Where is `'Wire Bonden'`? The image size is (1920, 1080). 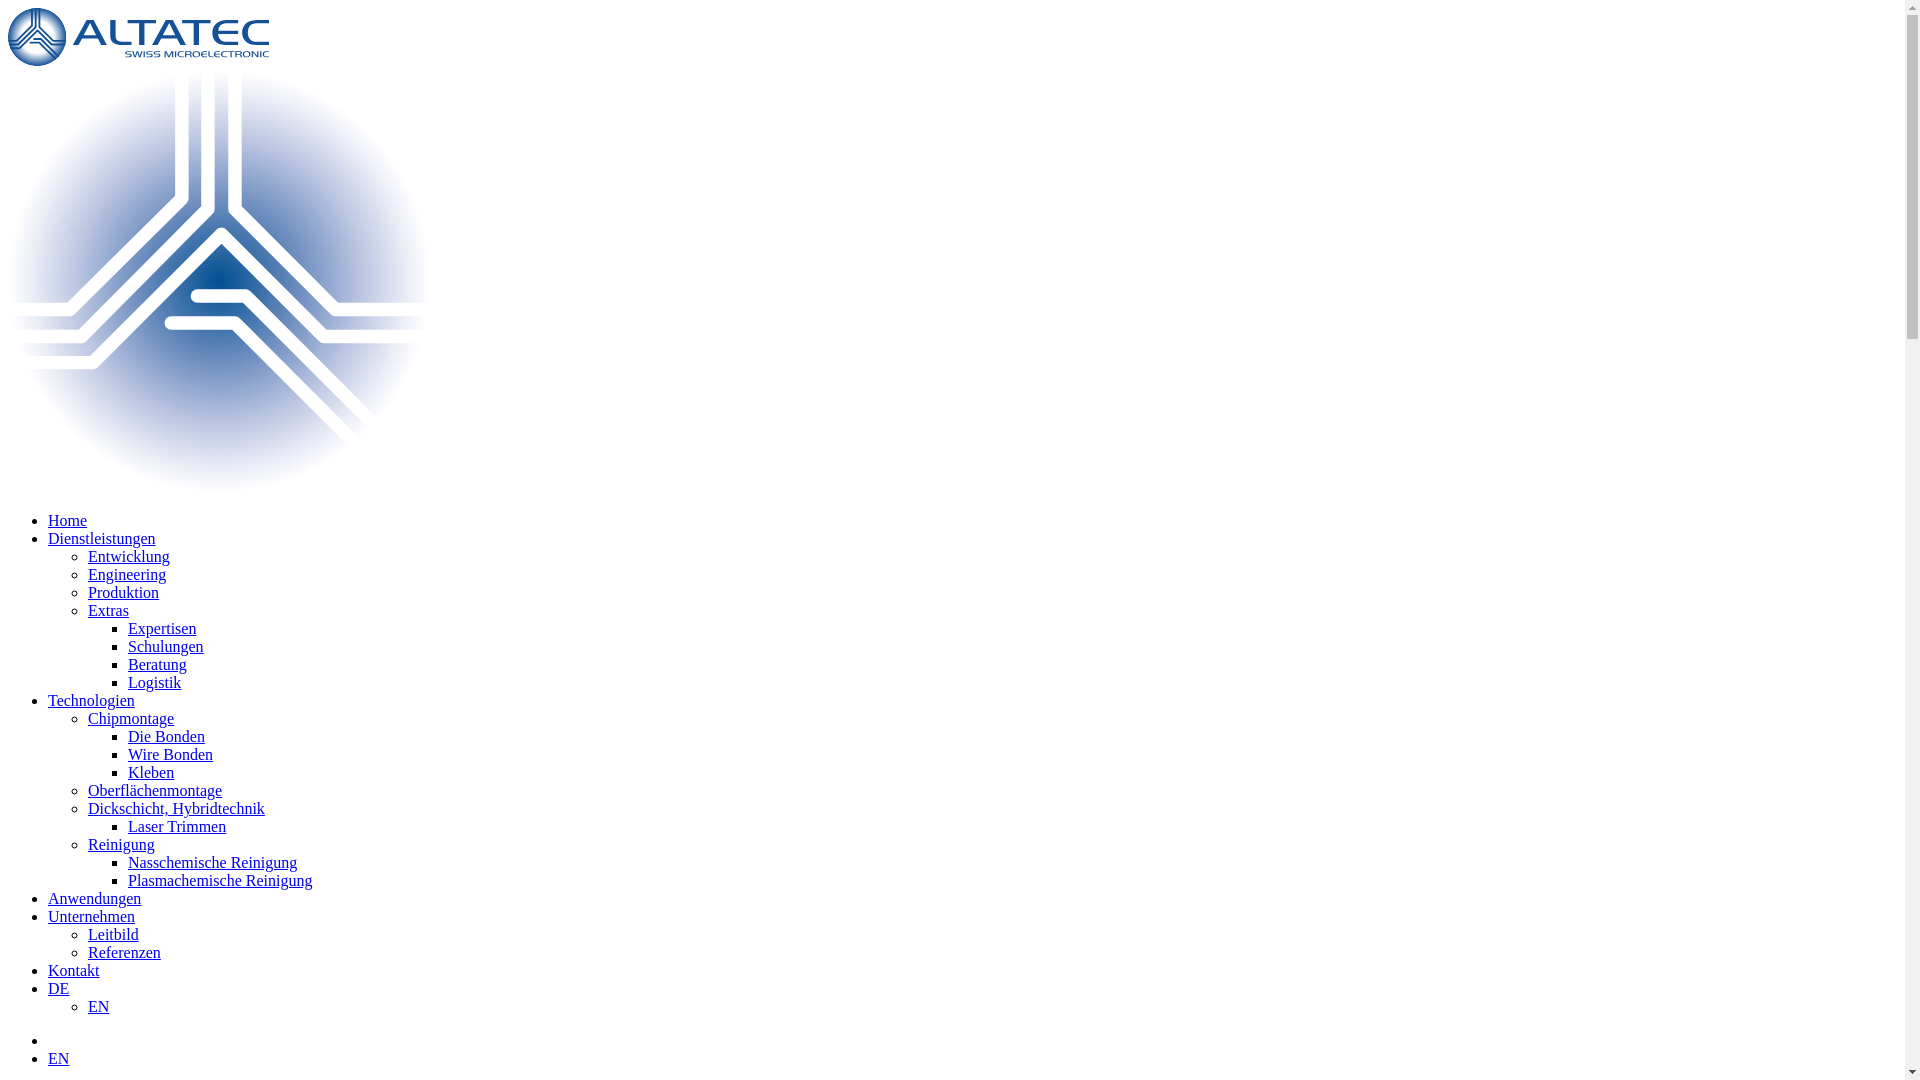 'Wire Bonden' is located at coordinates (127, 754).